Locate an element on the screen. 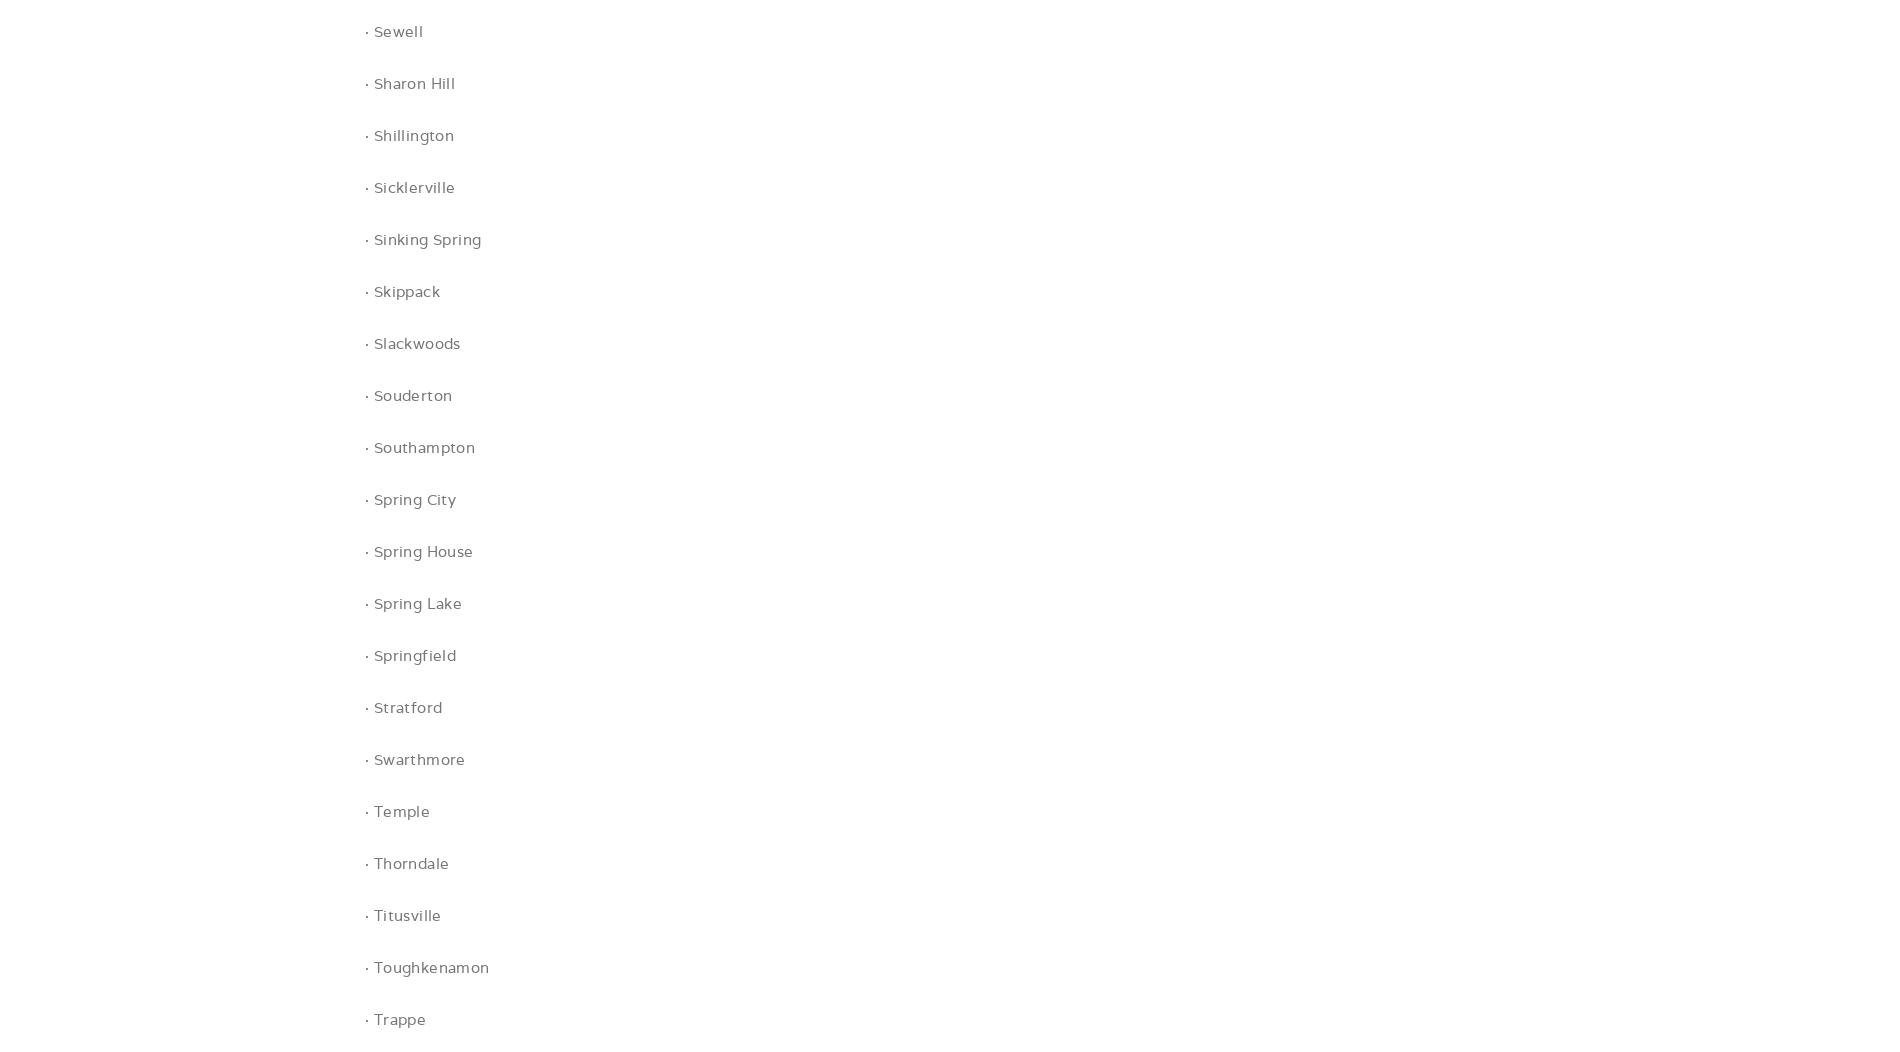 This screenshot has width=1900, height=1052. '· Souderton' is located at coordinates (363, 394).